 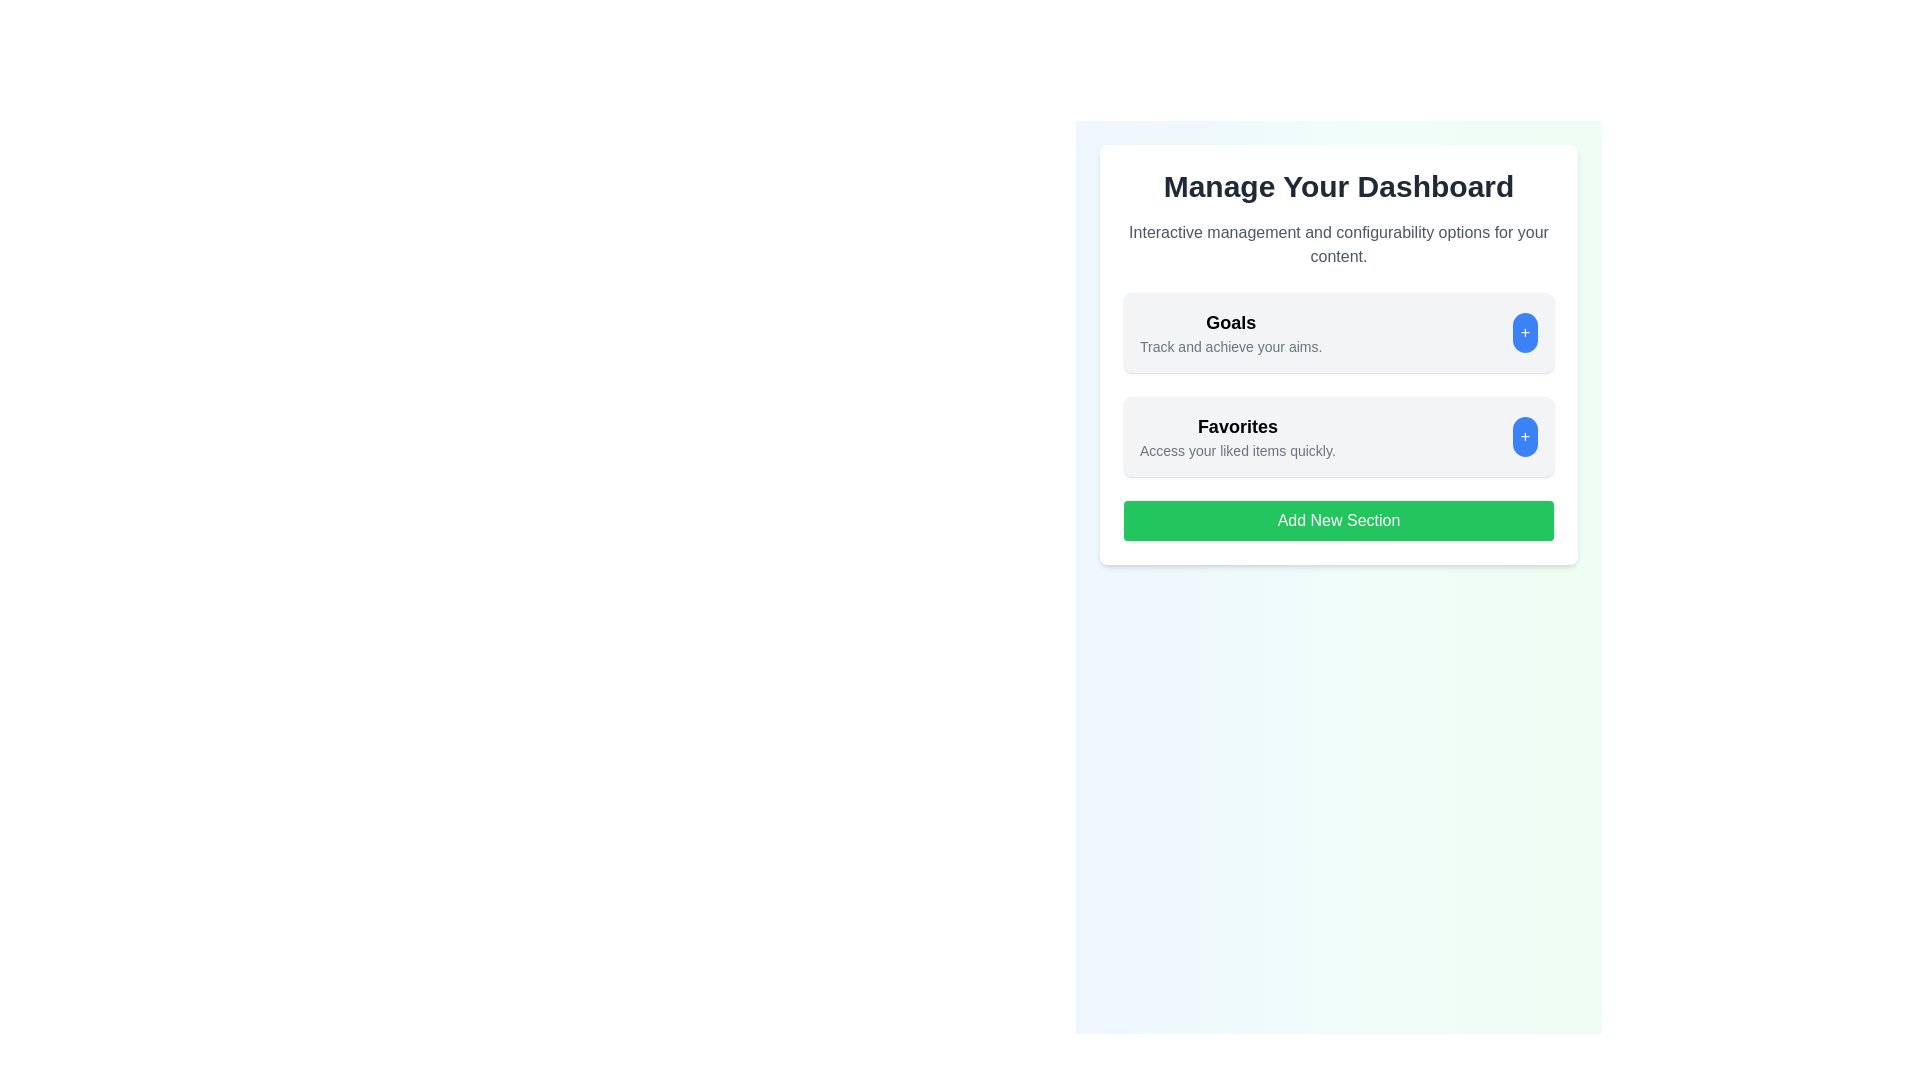 What do you see at coordinates (1339, 244) in the screenshot?
I see `the descriptive text element styled in gray that reads 'Interactive management and configurability options for your content.' located below the title 'Manage Your Dashboard.'` at bounding box center [1339, 244].